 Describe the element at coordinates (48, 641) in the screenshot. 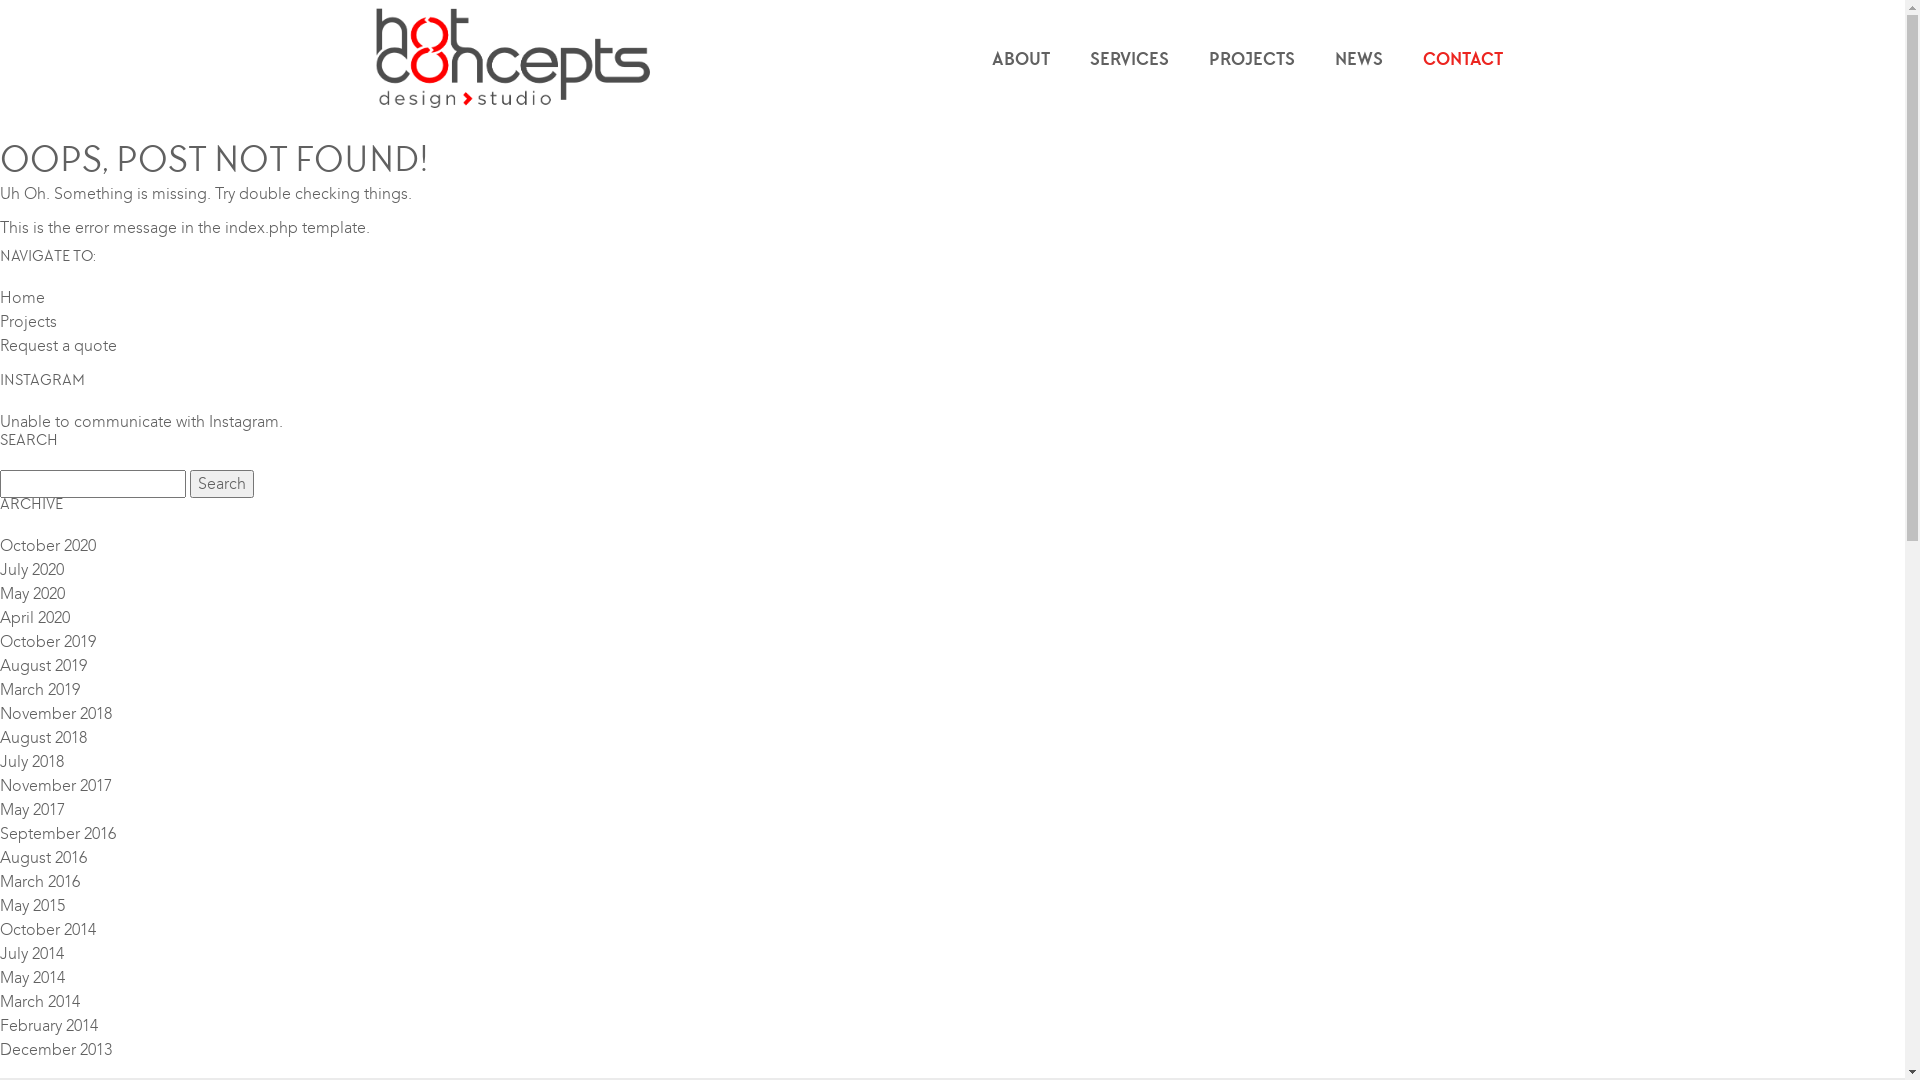

I see `'October 2019'` at that location.